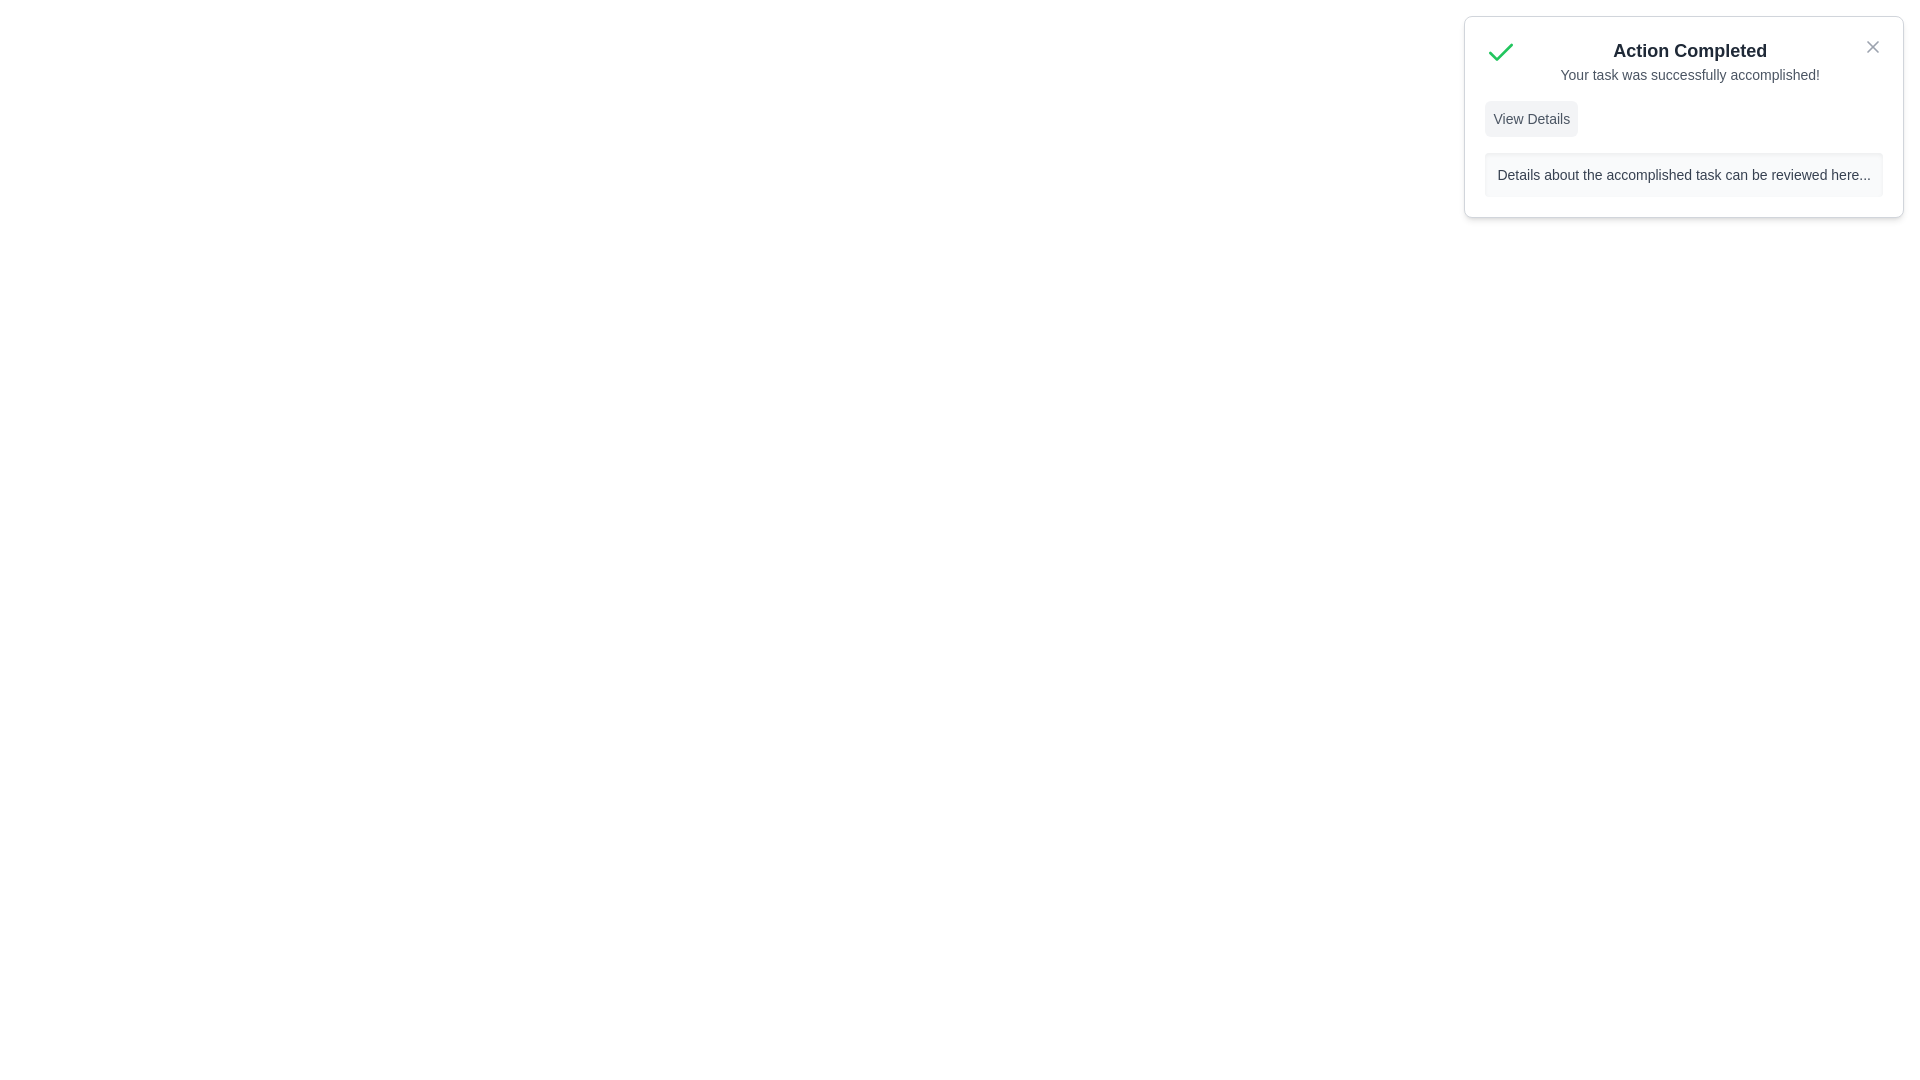 Image resolution: width=1920 pixels, height=1080 pixels. Describe the element at coordinates (1871, 45) in the screenshot. I see `close button to hide the notification` at that location.